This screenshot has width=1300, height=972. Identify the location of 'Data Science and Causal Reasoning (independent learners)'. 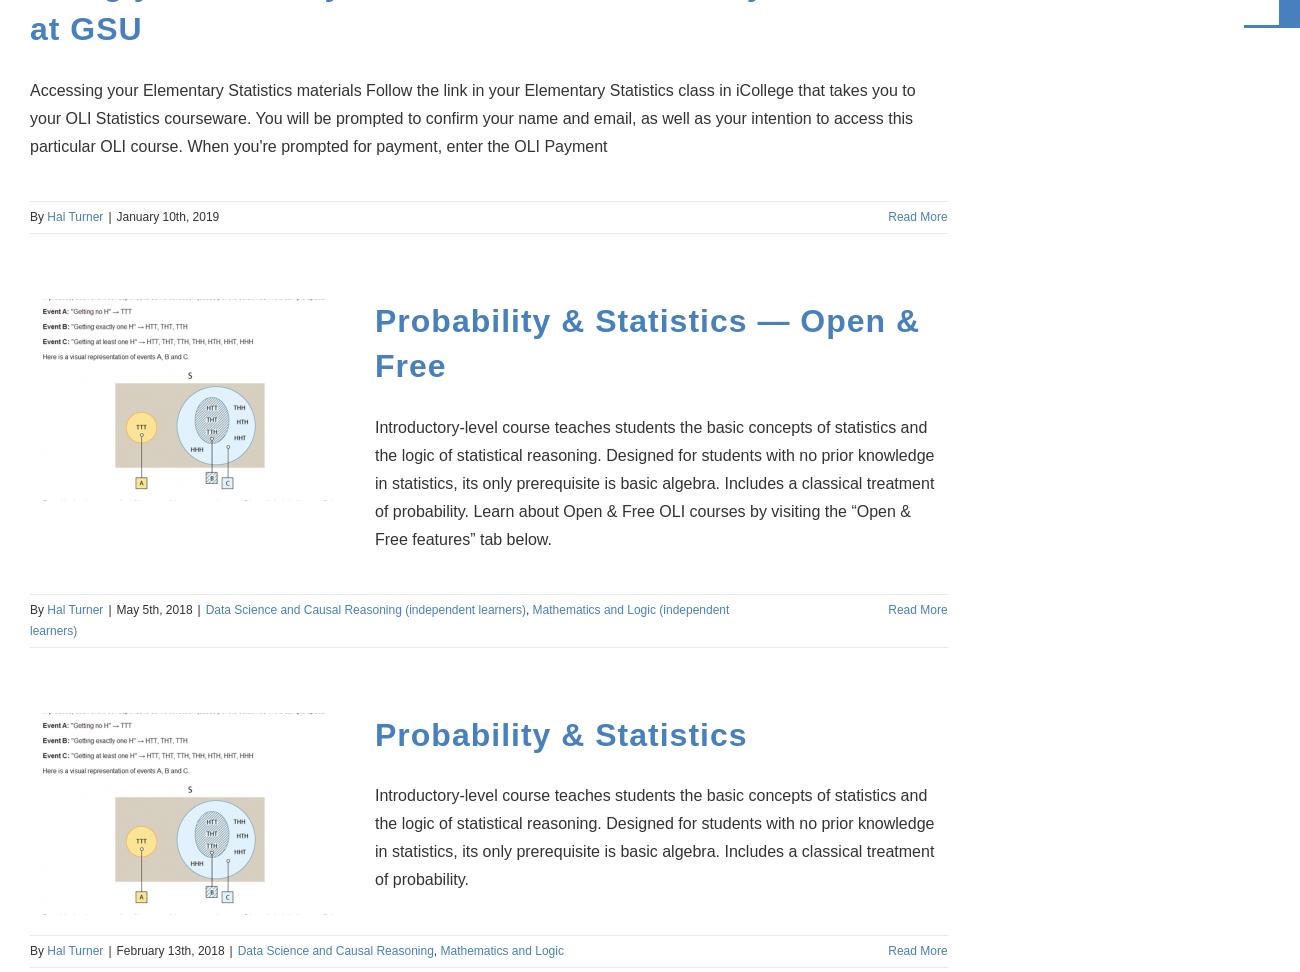
(205, 608).